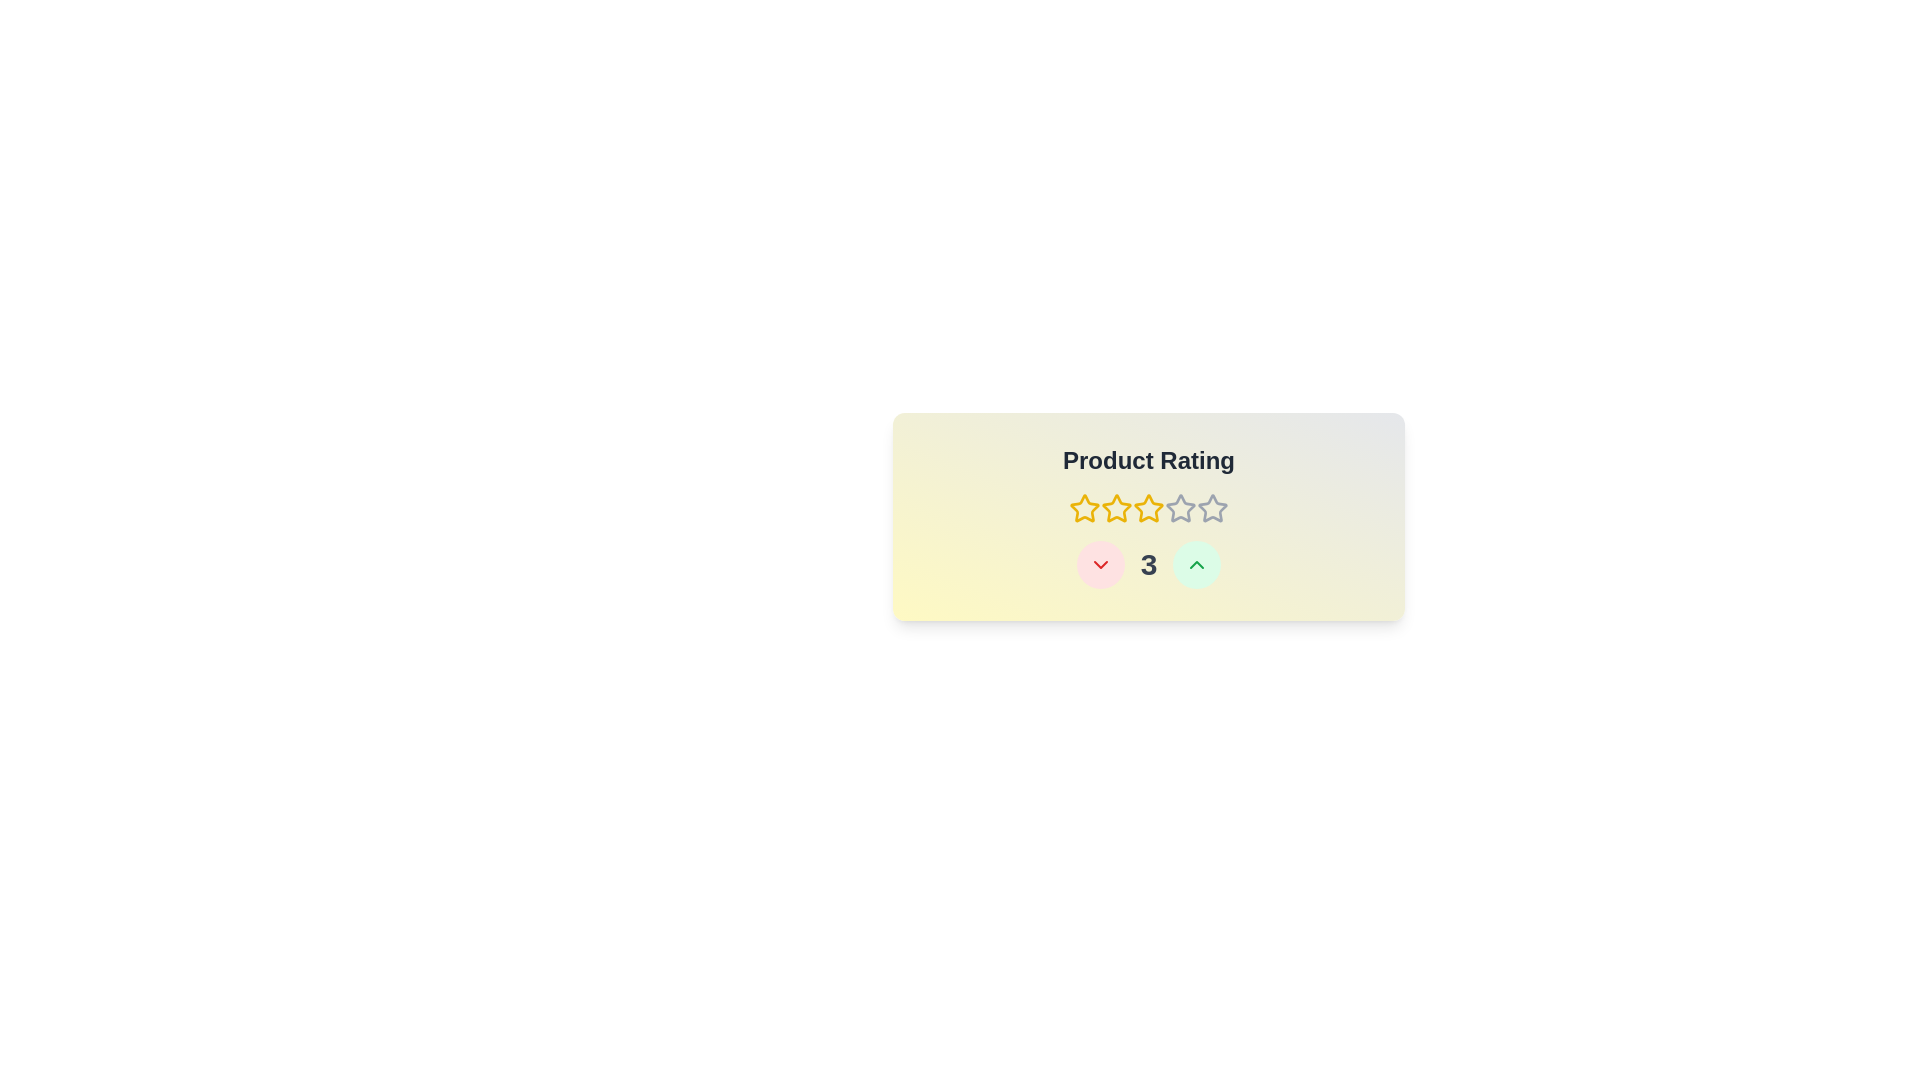  What do you see at coordinates (1098, 564) in the screenshot?
I see `the button to the left of the numeric label '3' that allows users to decrement the displayed value` at bounding box center [1098, 564].